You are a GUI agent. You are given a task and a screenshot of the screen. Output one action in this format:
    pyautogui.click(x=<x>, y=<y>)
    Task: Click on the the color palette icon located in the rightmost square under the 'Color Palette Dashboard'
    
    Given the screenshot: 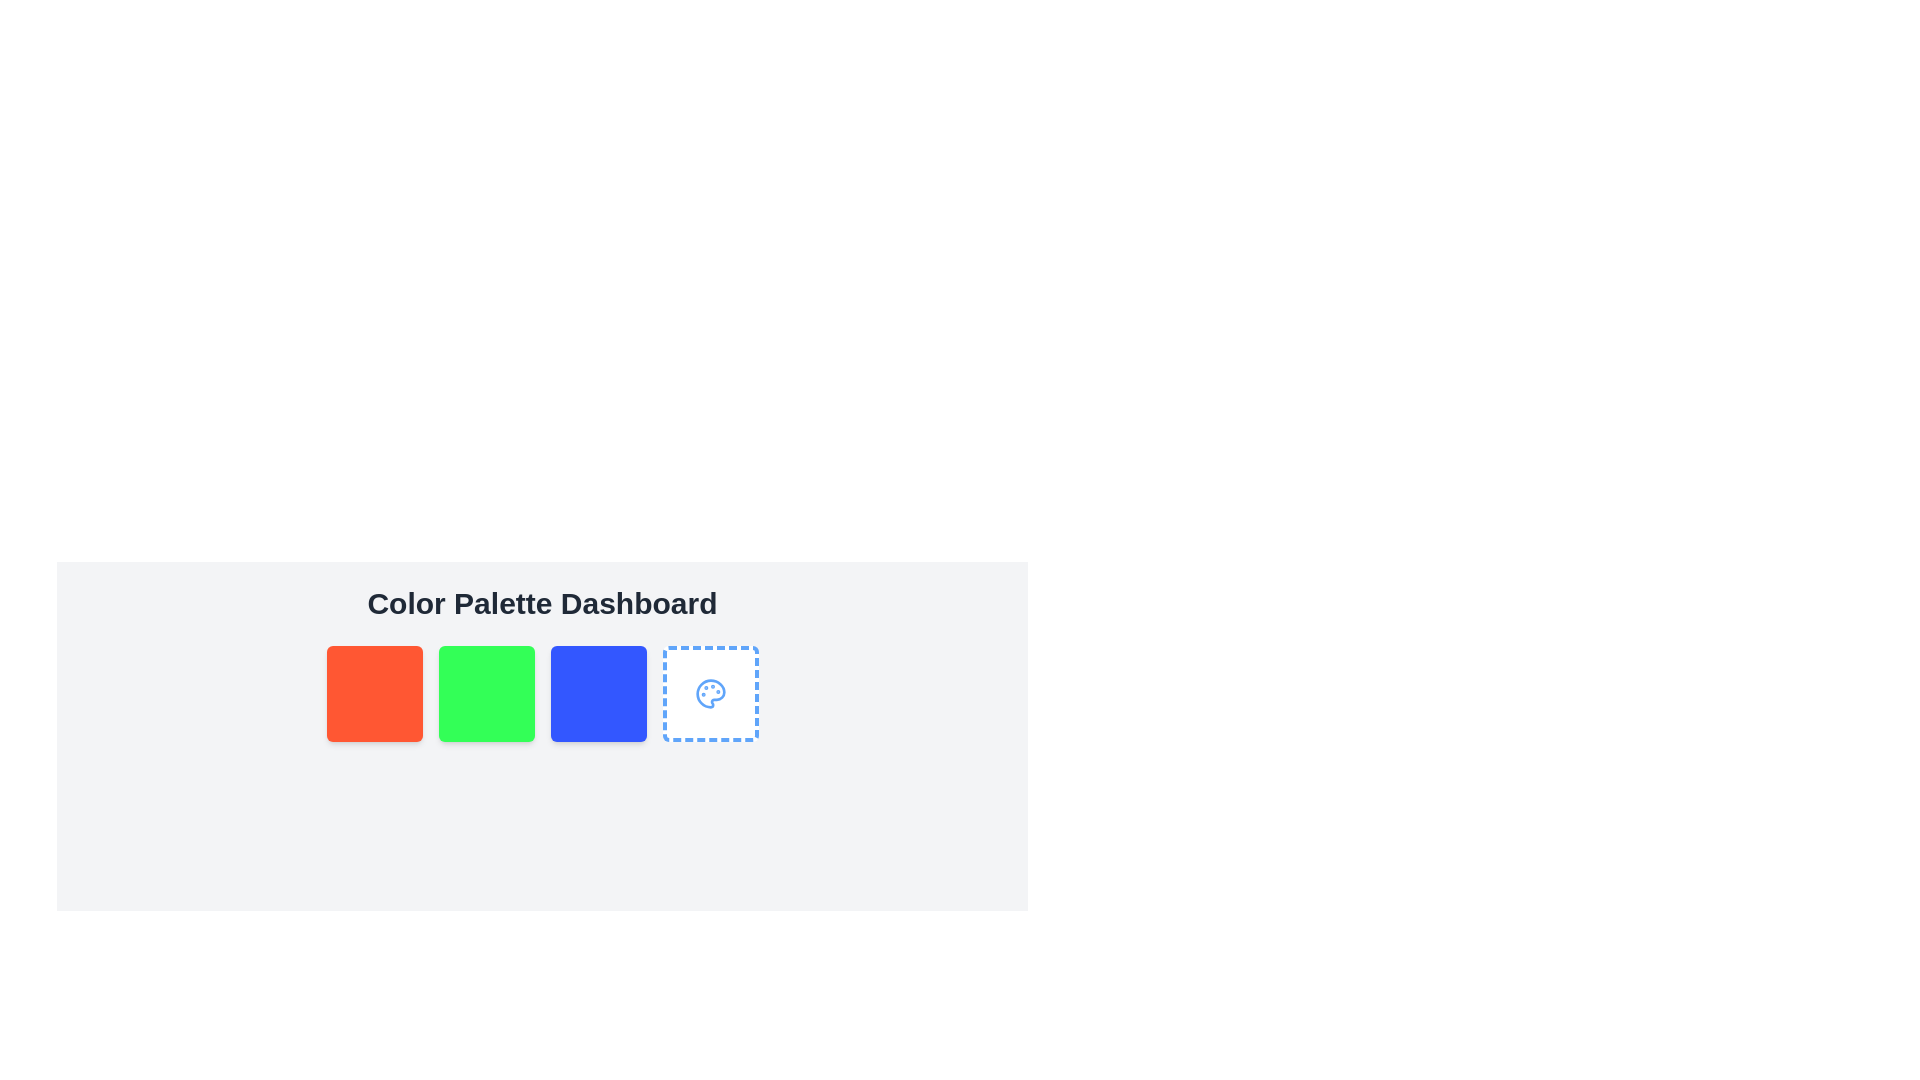 What is the action you would take?
    pyautogui.click(x=710, y=693)
    